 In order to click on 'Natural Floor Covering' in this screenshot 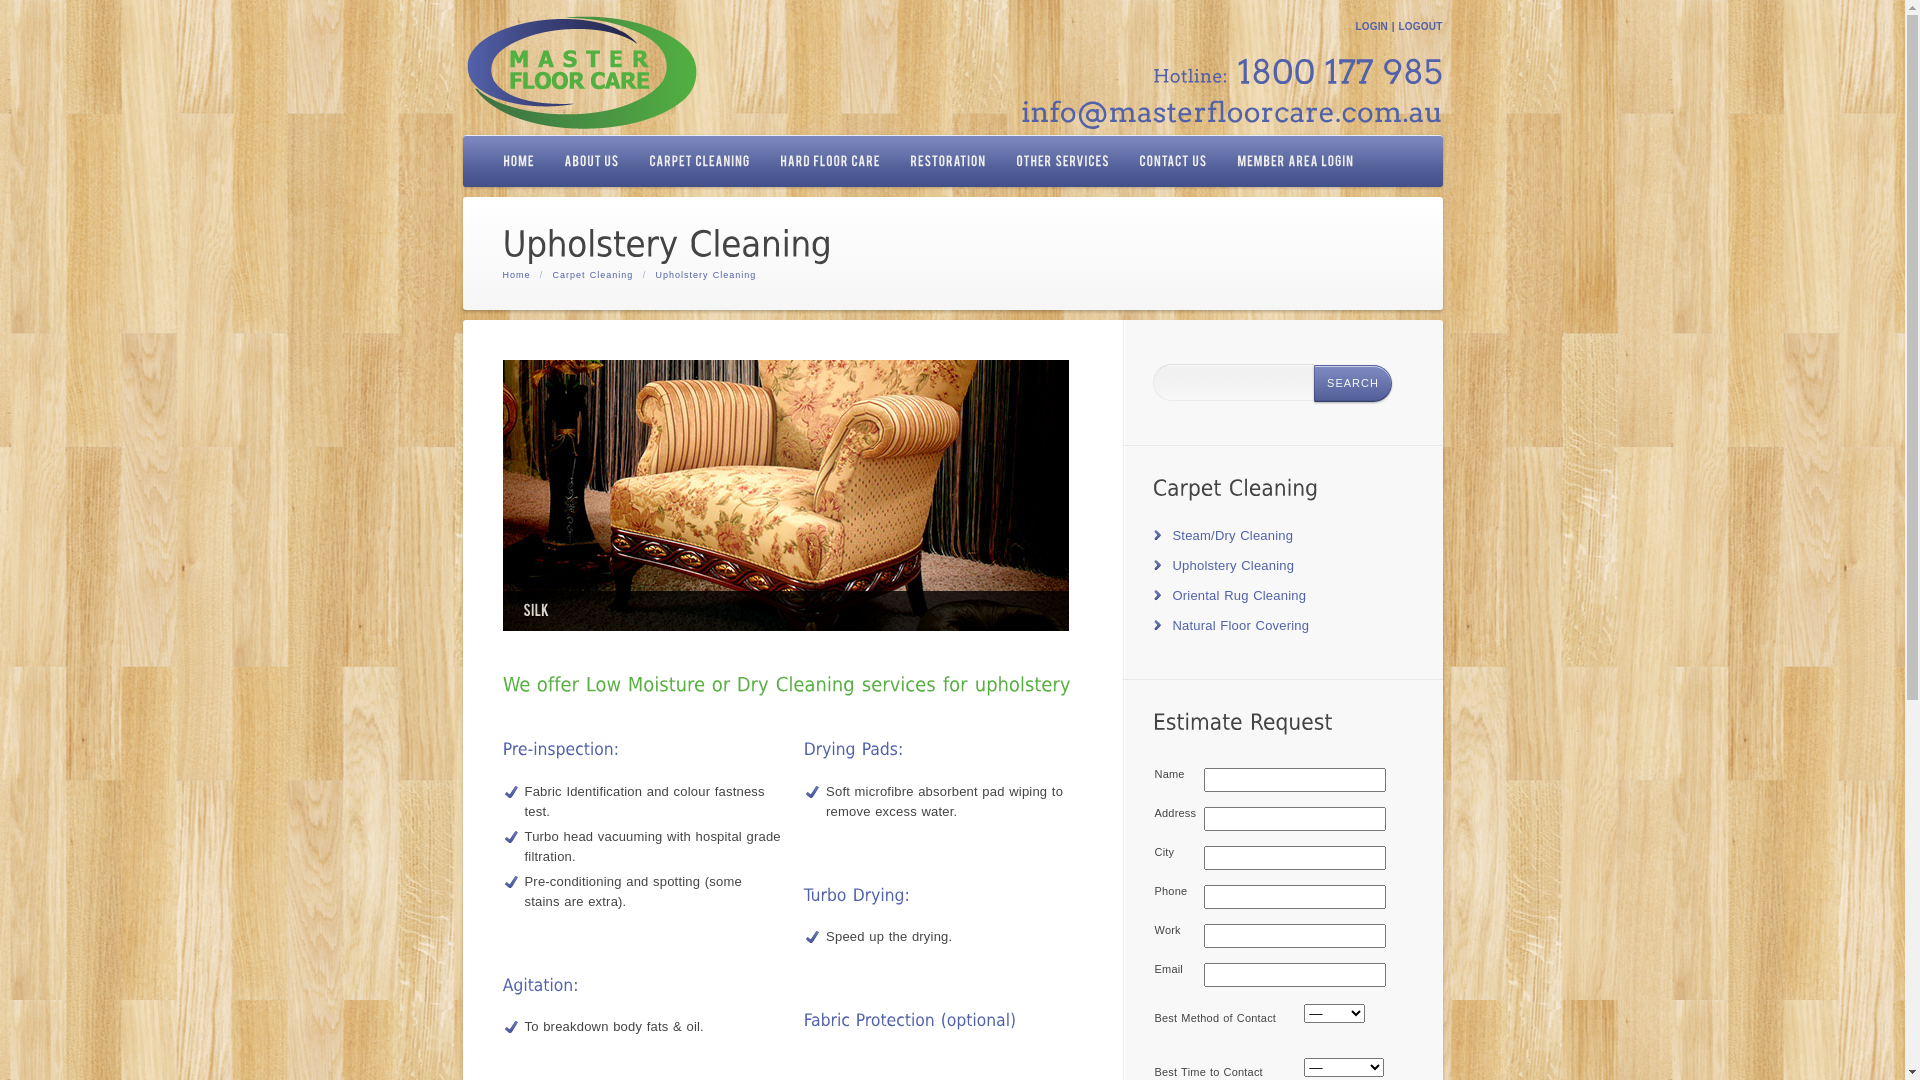, I will do `click(1171, 624)`.